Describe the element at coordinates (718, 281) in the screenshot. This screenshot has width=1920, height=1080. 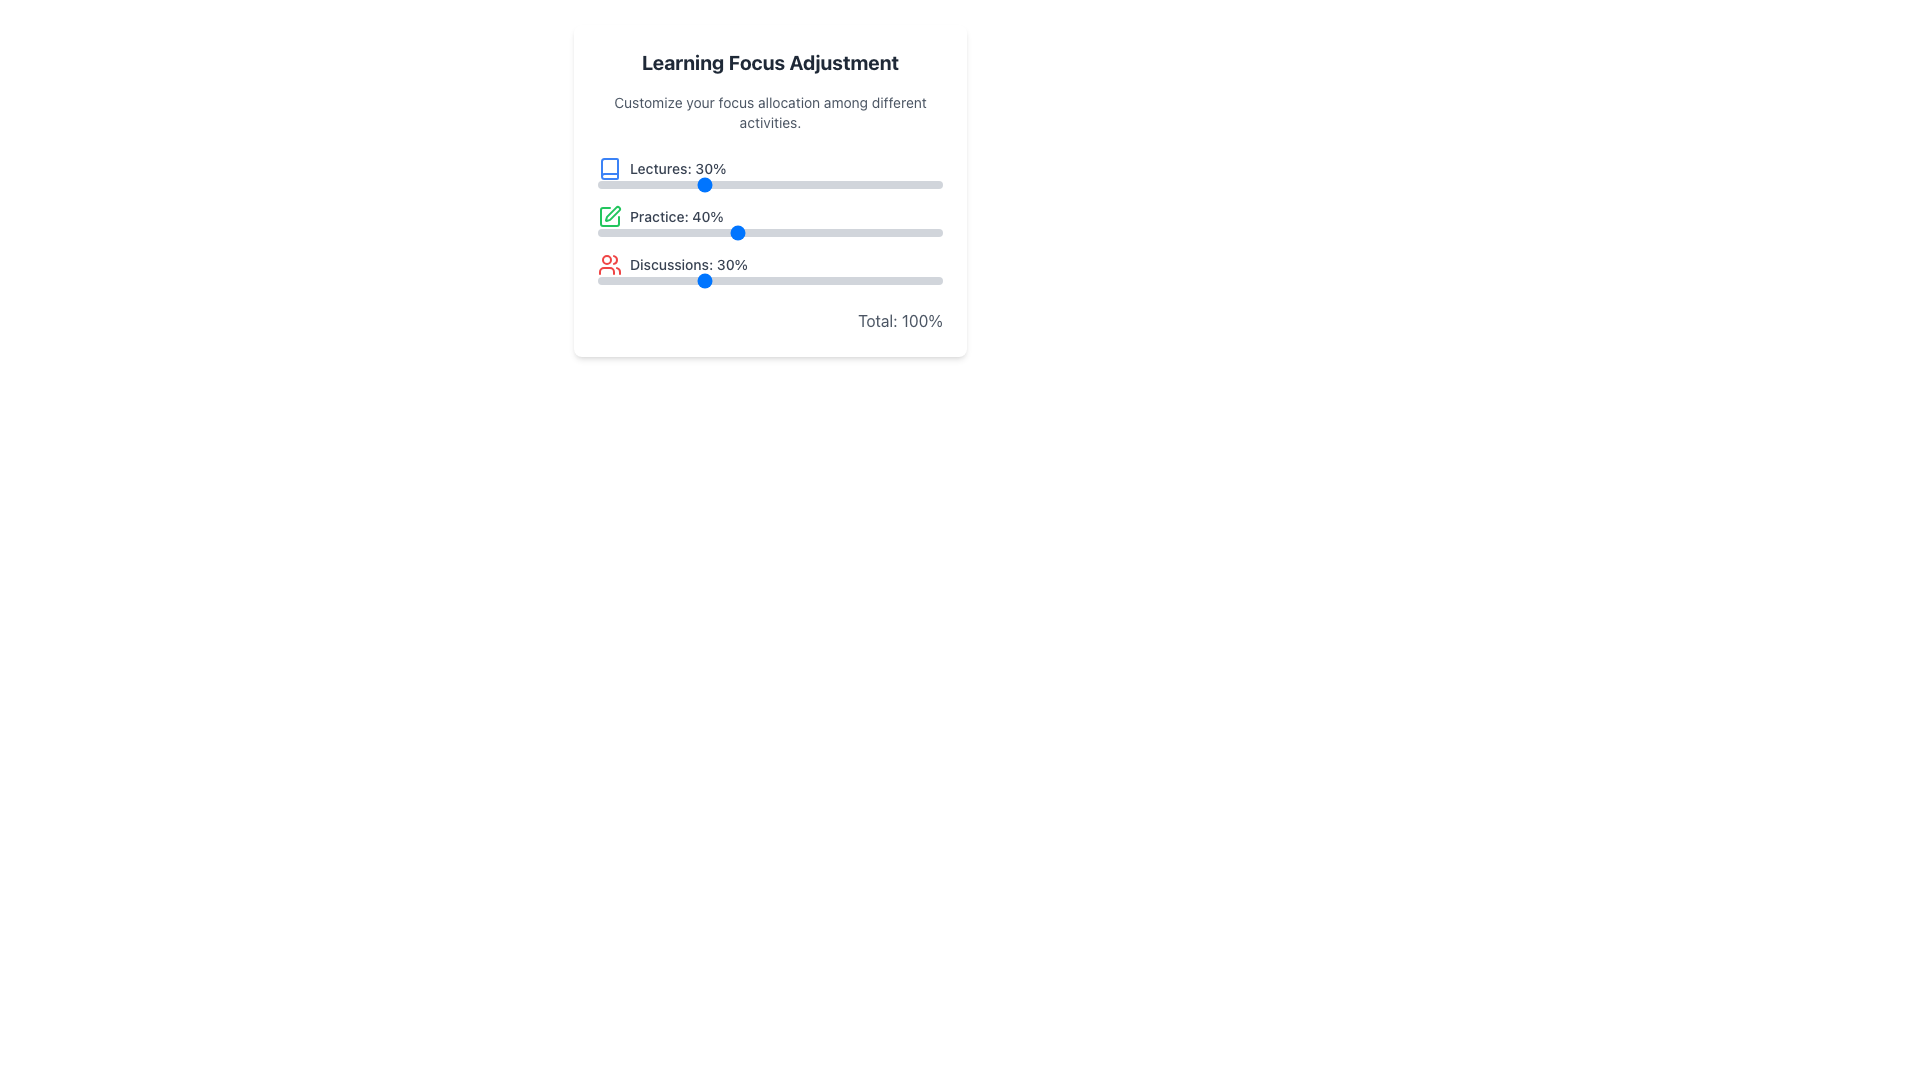
I see `the slider` at that location.